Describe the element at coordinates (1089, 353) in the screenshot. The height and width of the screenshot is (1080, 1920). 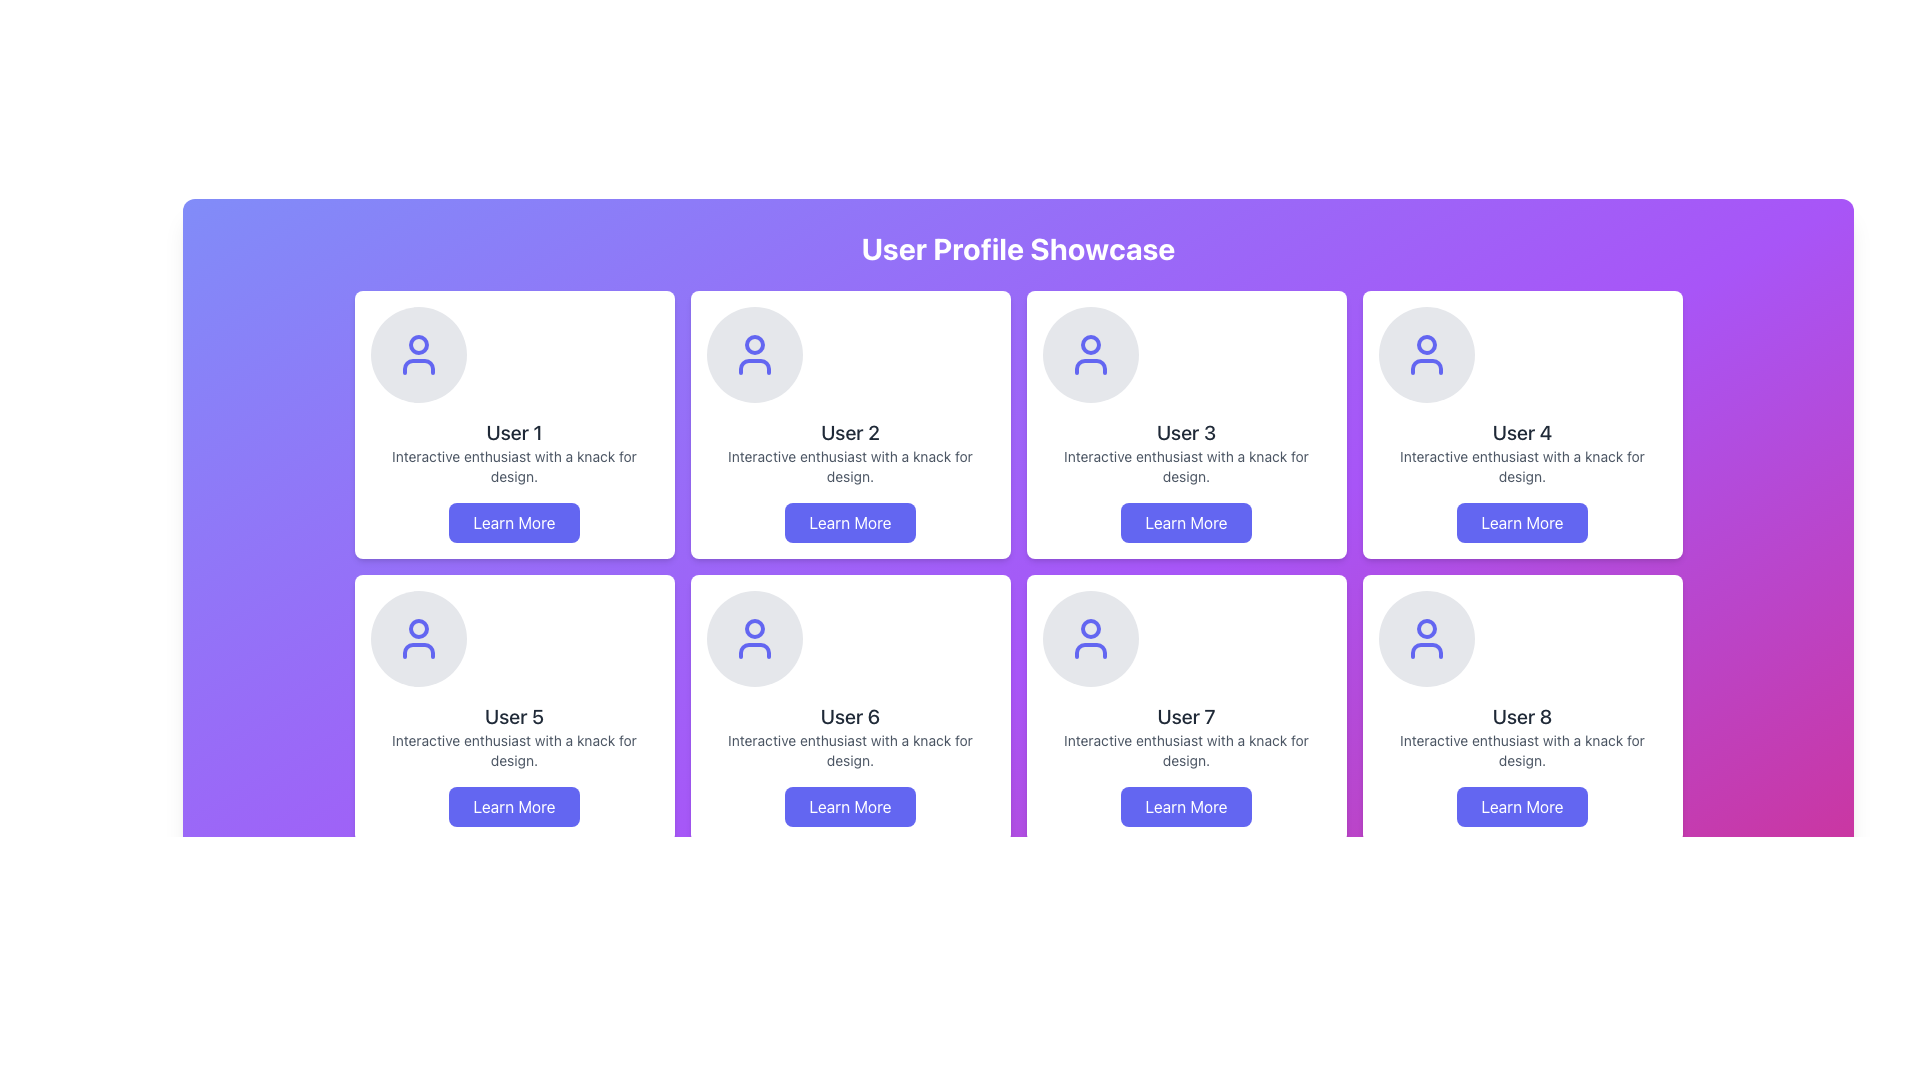
I see `the decorative user profile icon at the top center of the card labeled 'User 3', located in the first row and third column of the user profile grid` at that location.